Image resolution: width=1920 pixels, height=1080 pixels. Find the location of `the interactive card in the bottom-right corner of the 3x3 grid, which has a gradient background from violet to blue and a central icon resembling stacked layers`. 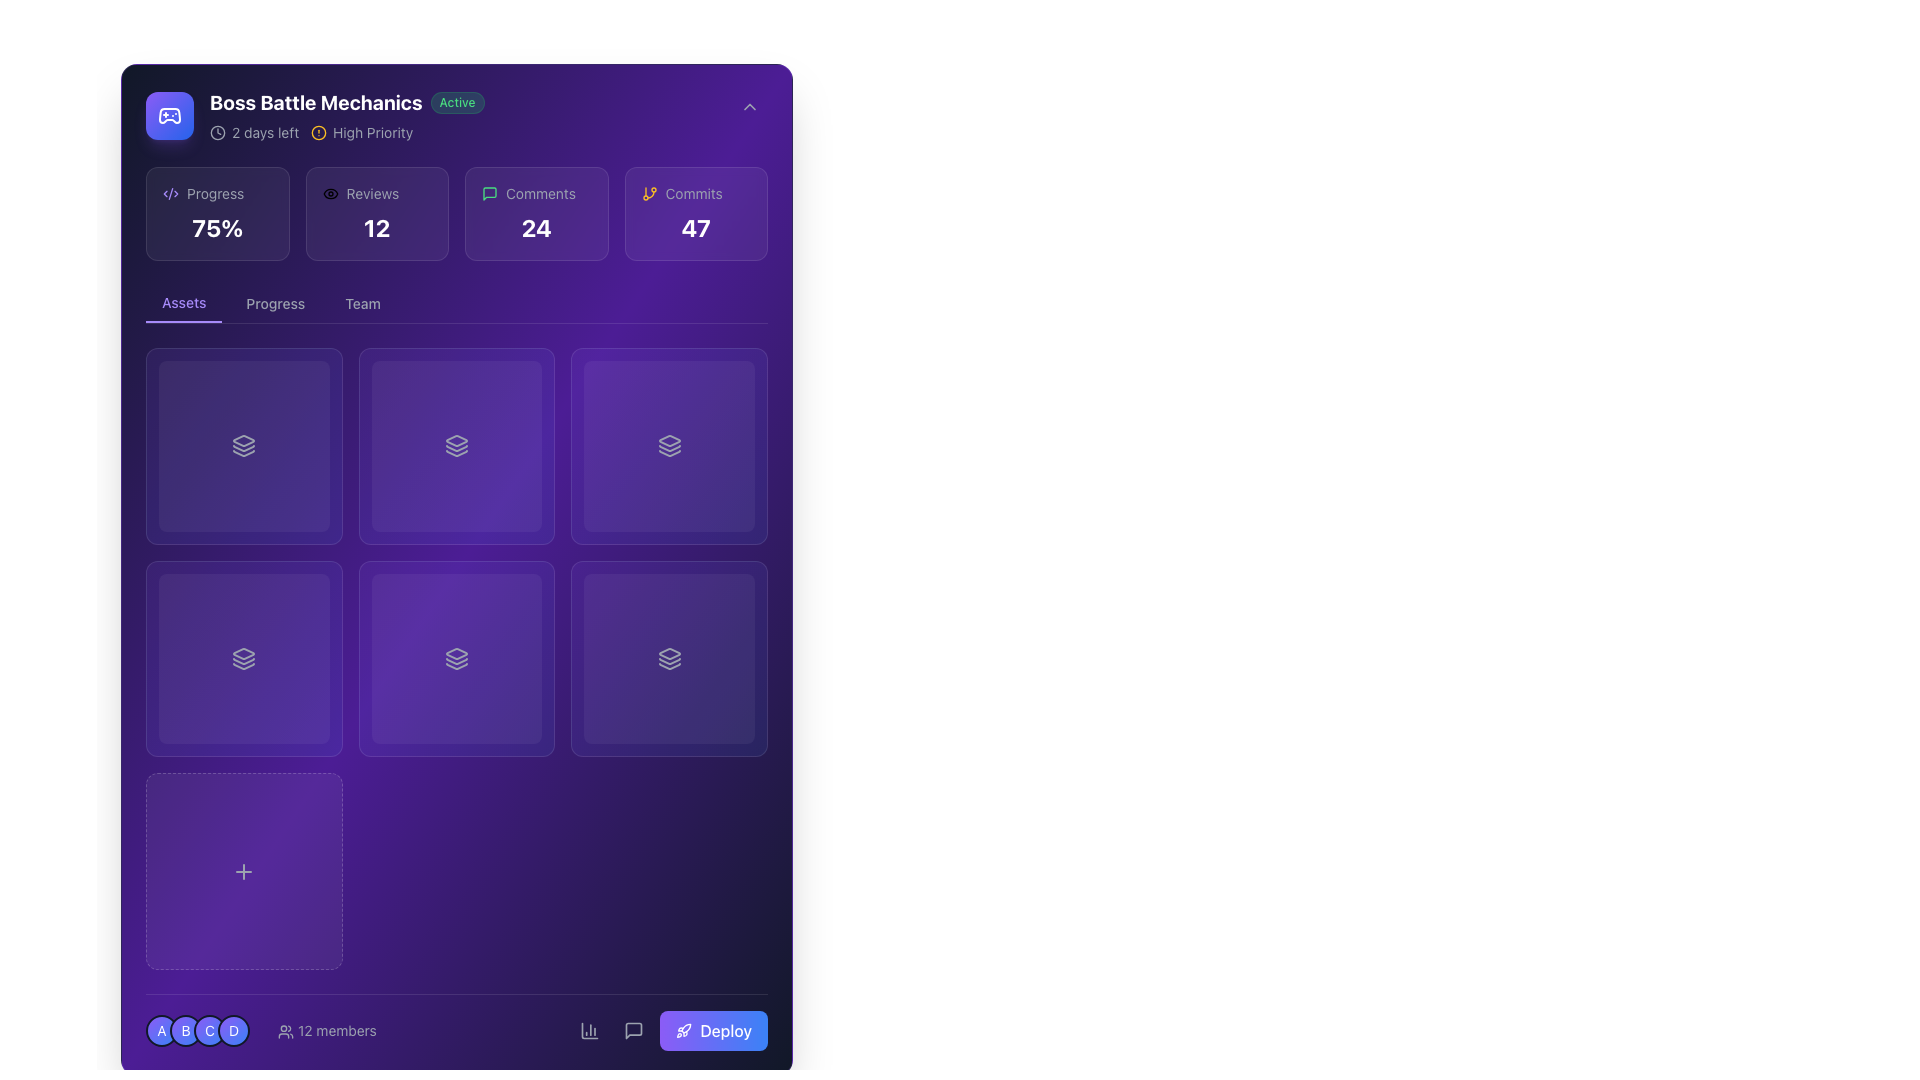

the interactive card in the bottom-right corner of the 3x3 grid, which has a gradient background from violet to blue and a central icon resembling stacked layers is located at coordinates (669, 659).